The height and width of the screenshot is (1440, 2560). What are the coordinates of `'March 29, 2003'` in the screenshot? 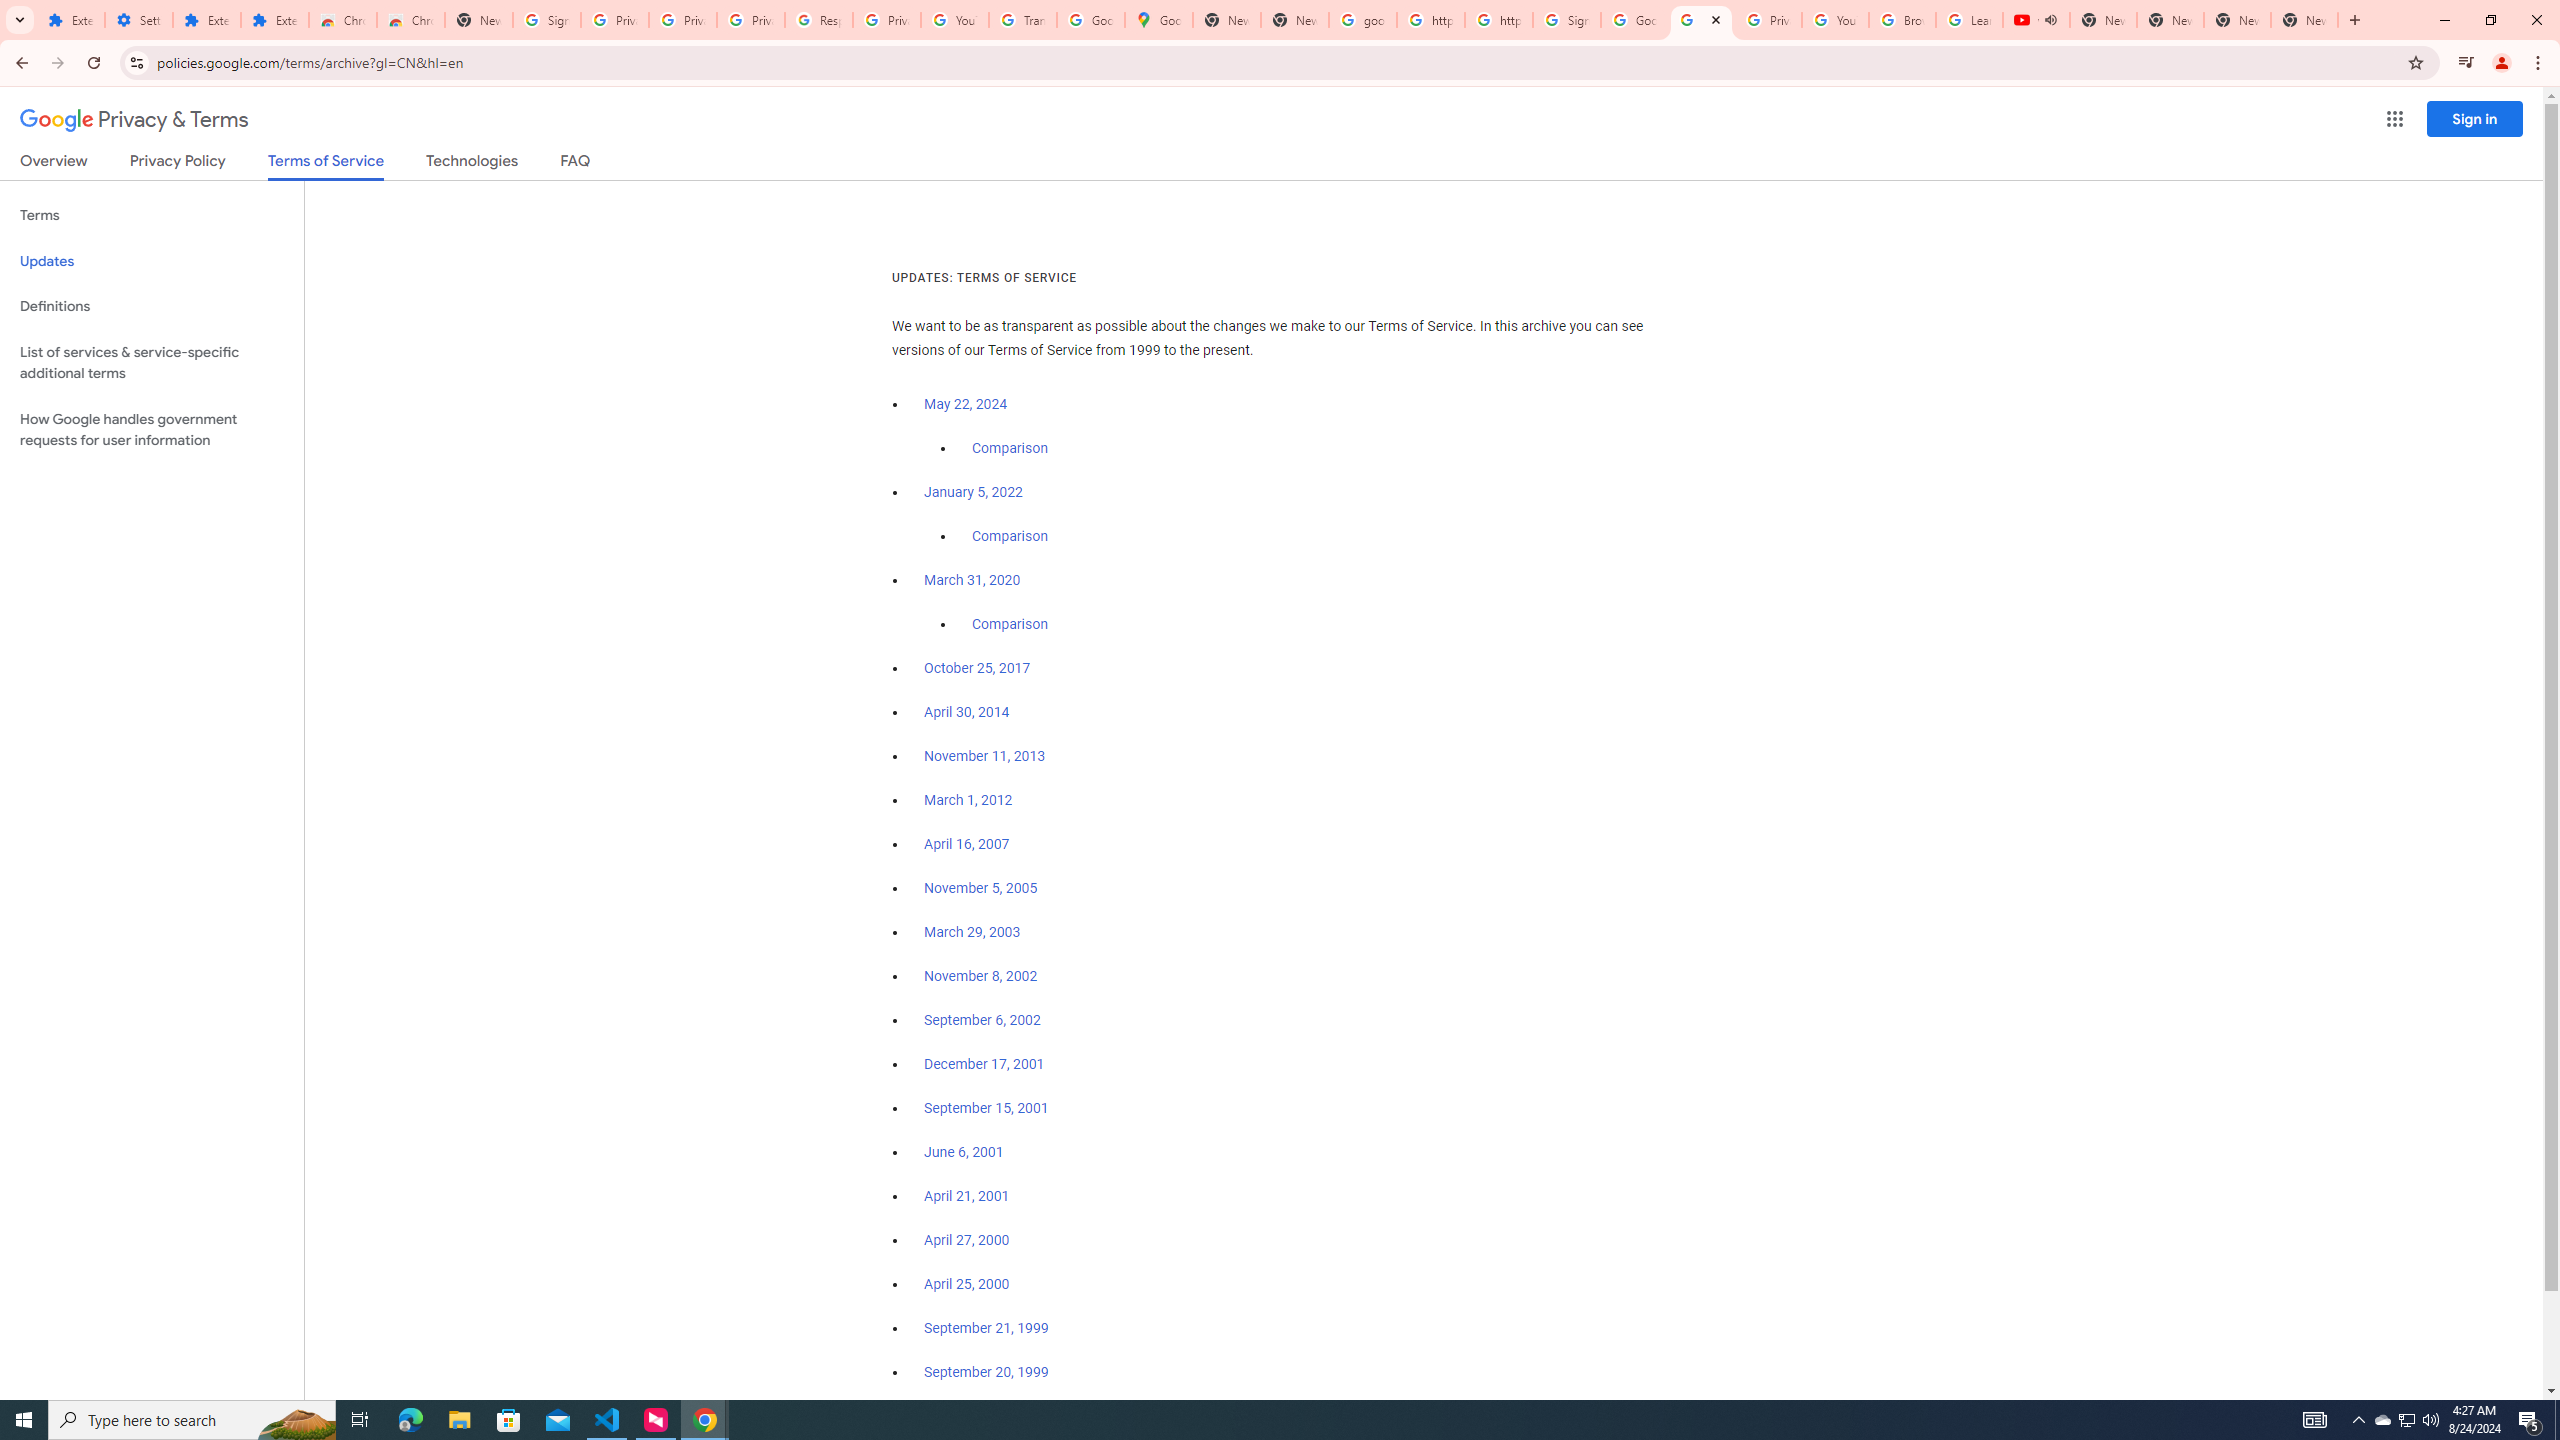 It's located at (971, 932).